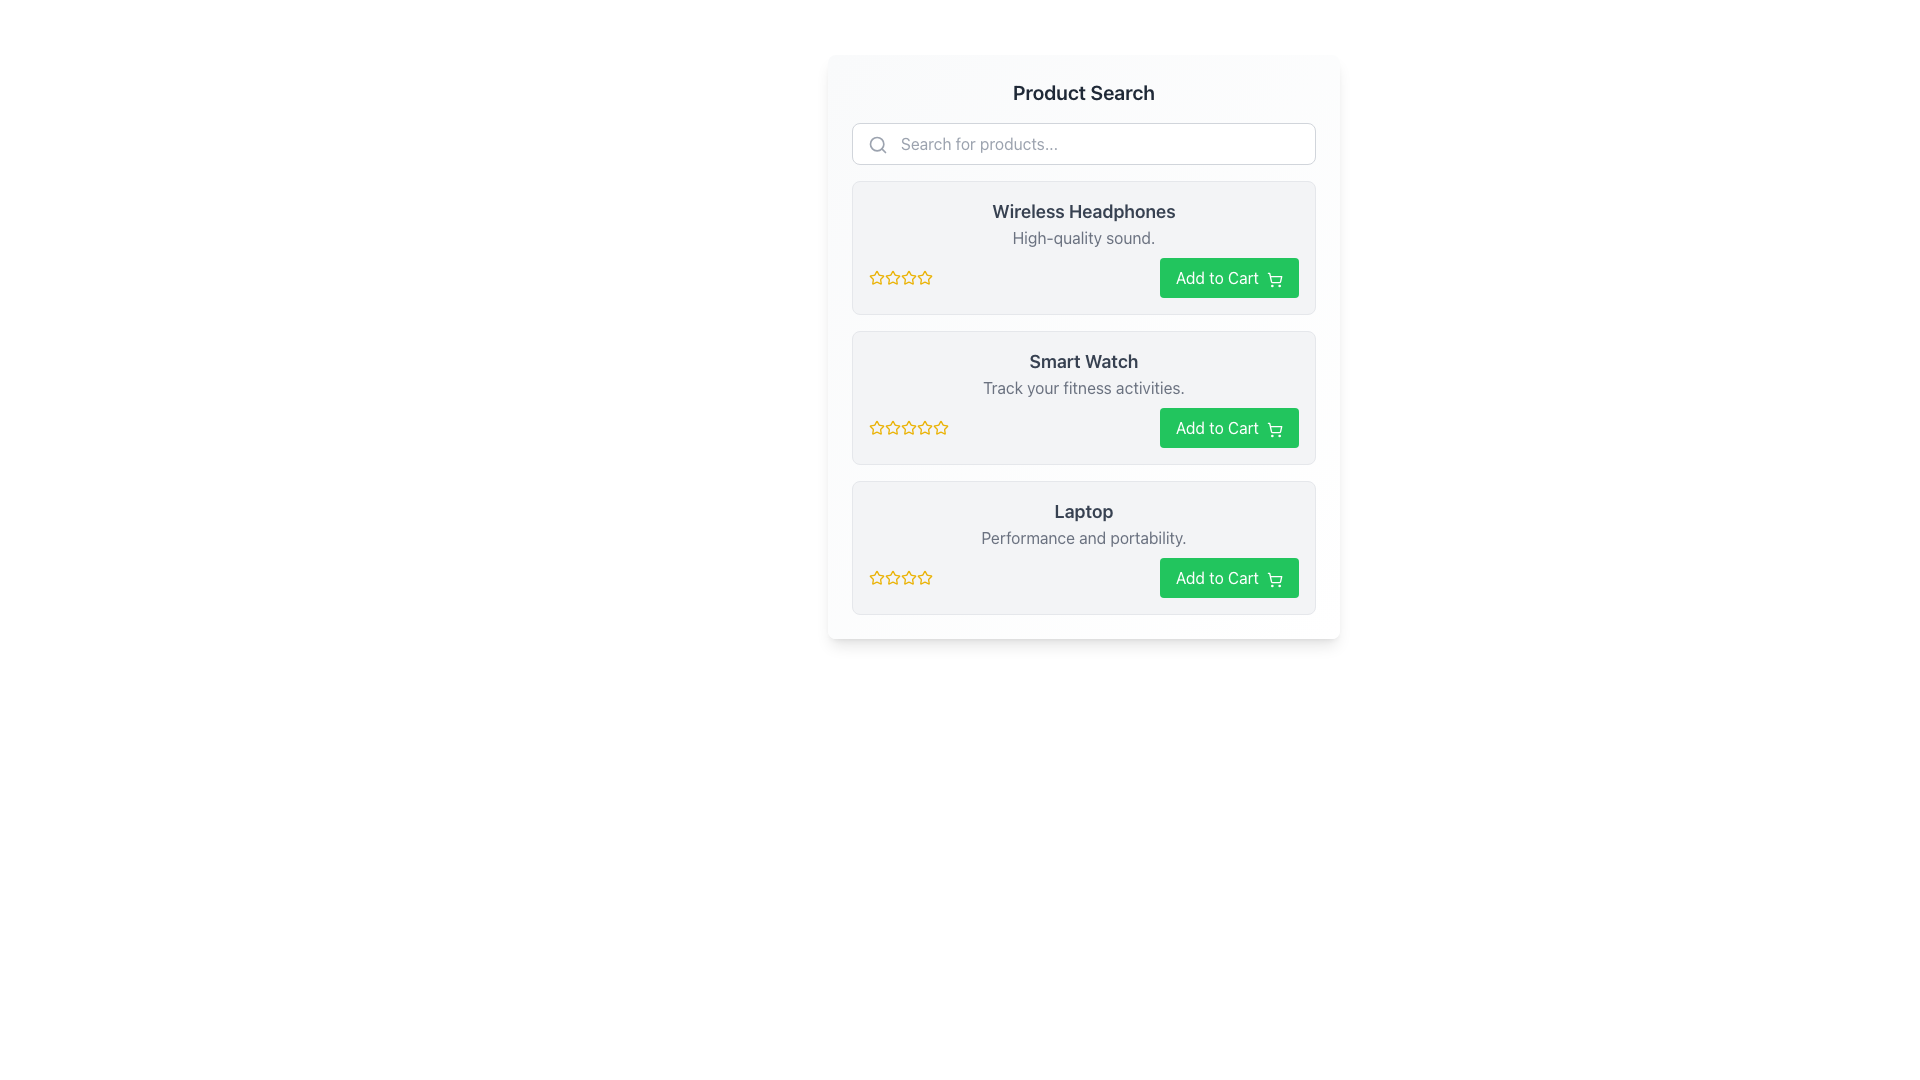  Describe the element at coordinates (1227, 277) in the screenshot. I see `the first button located in the top-right corner of the product's section` at that location.